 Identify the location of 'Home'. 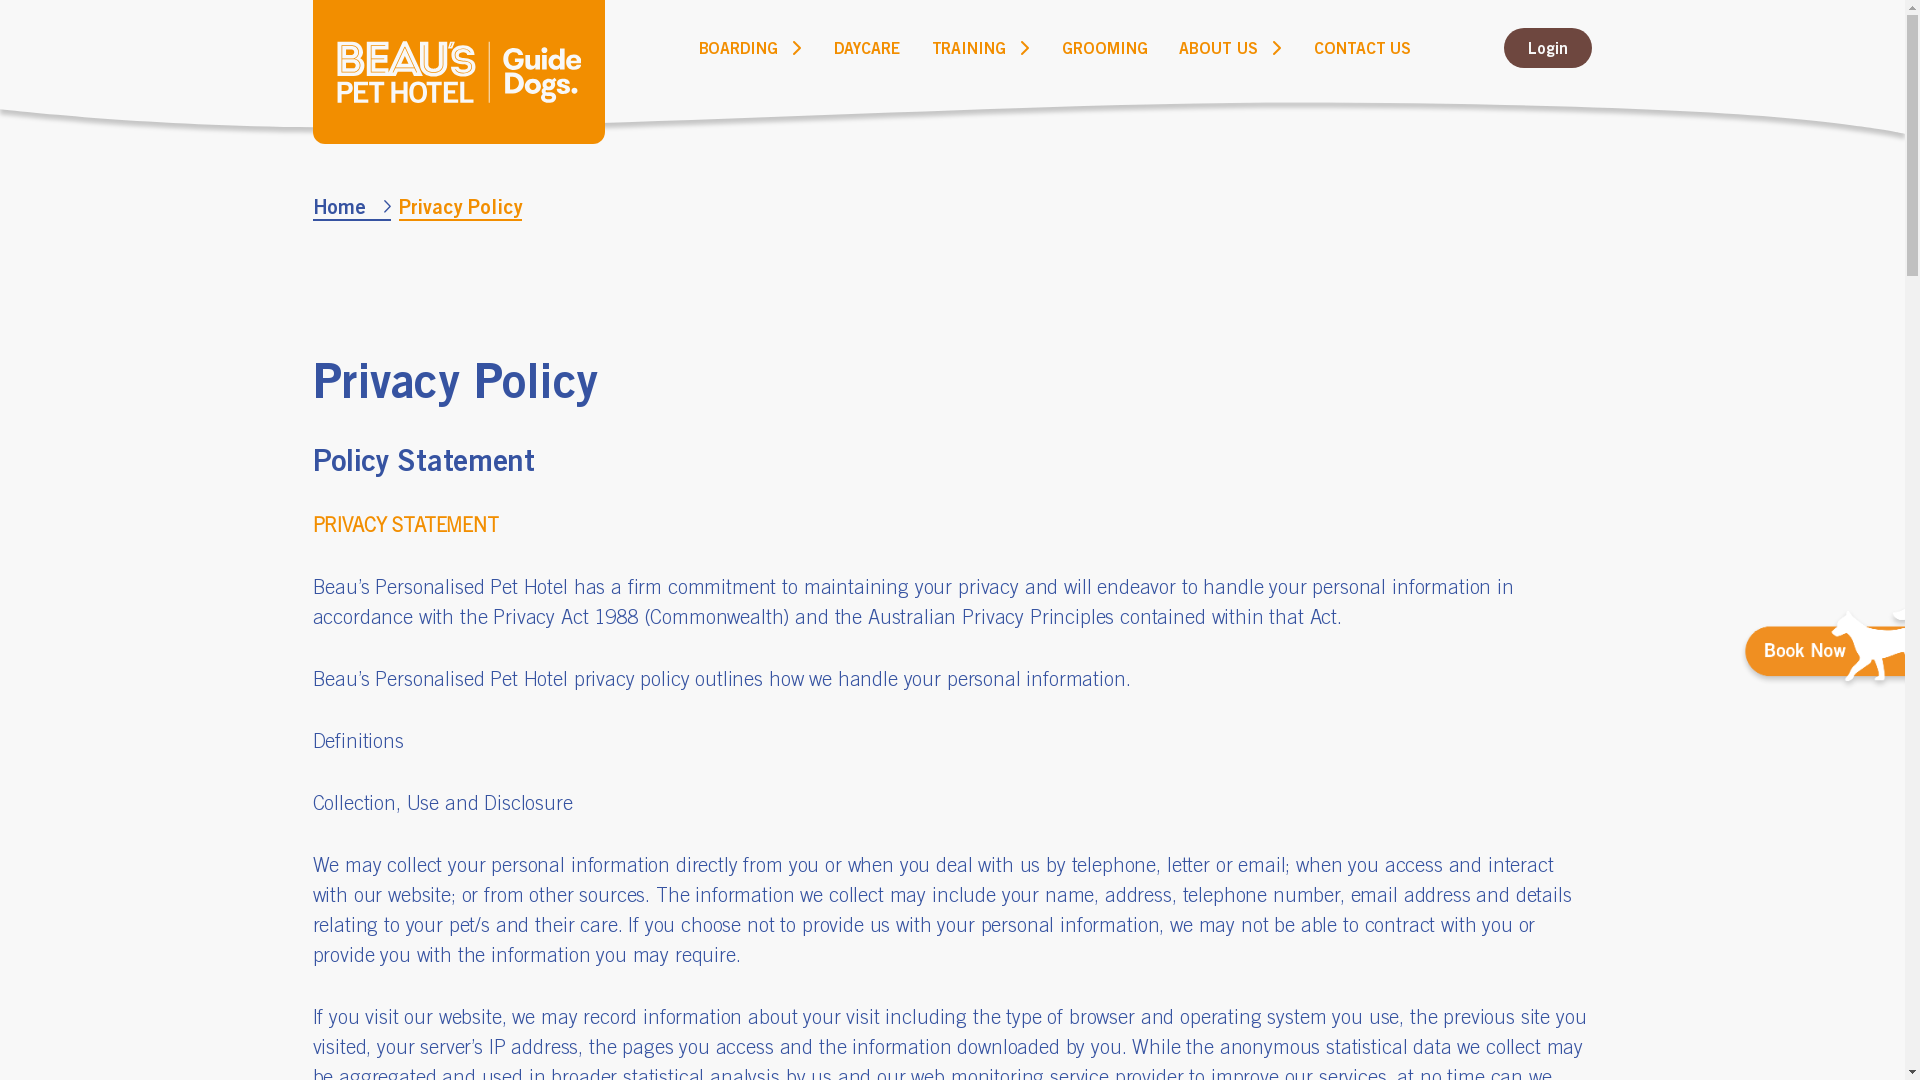
(311, 207).